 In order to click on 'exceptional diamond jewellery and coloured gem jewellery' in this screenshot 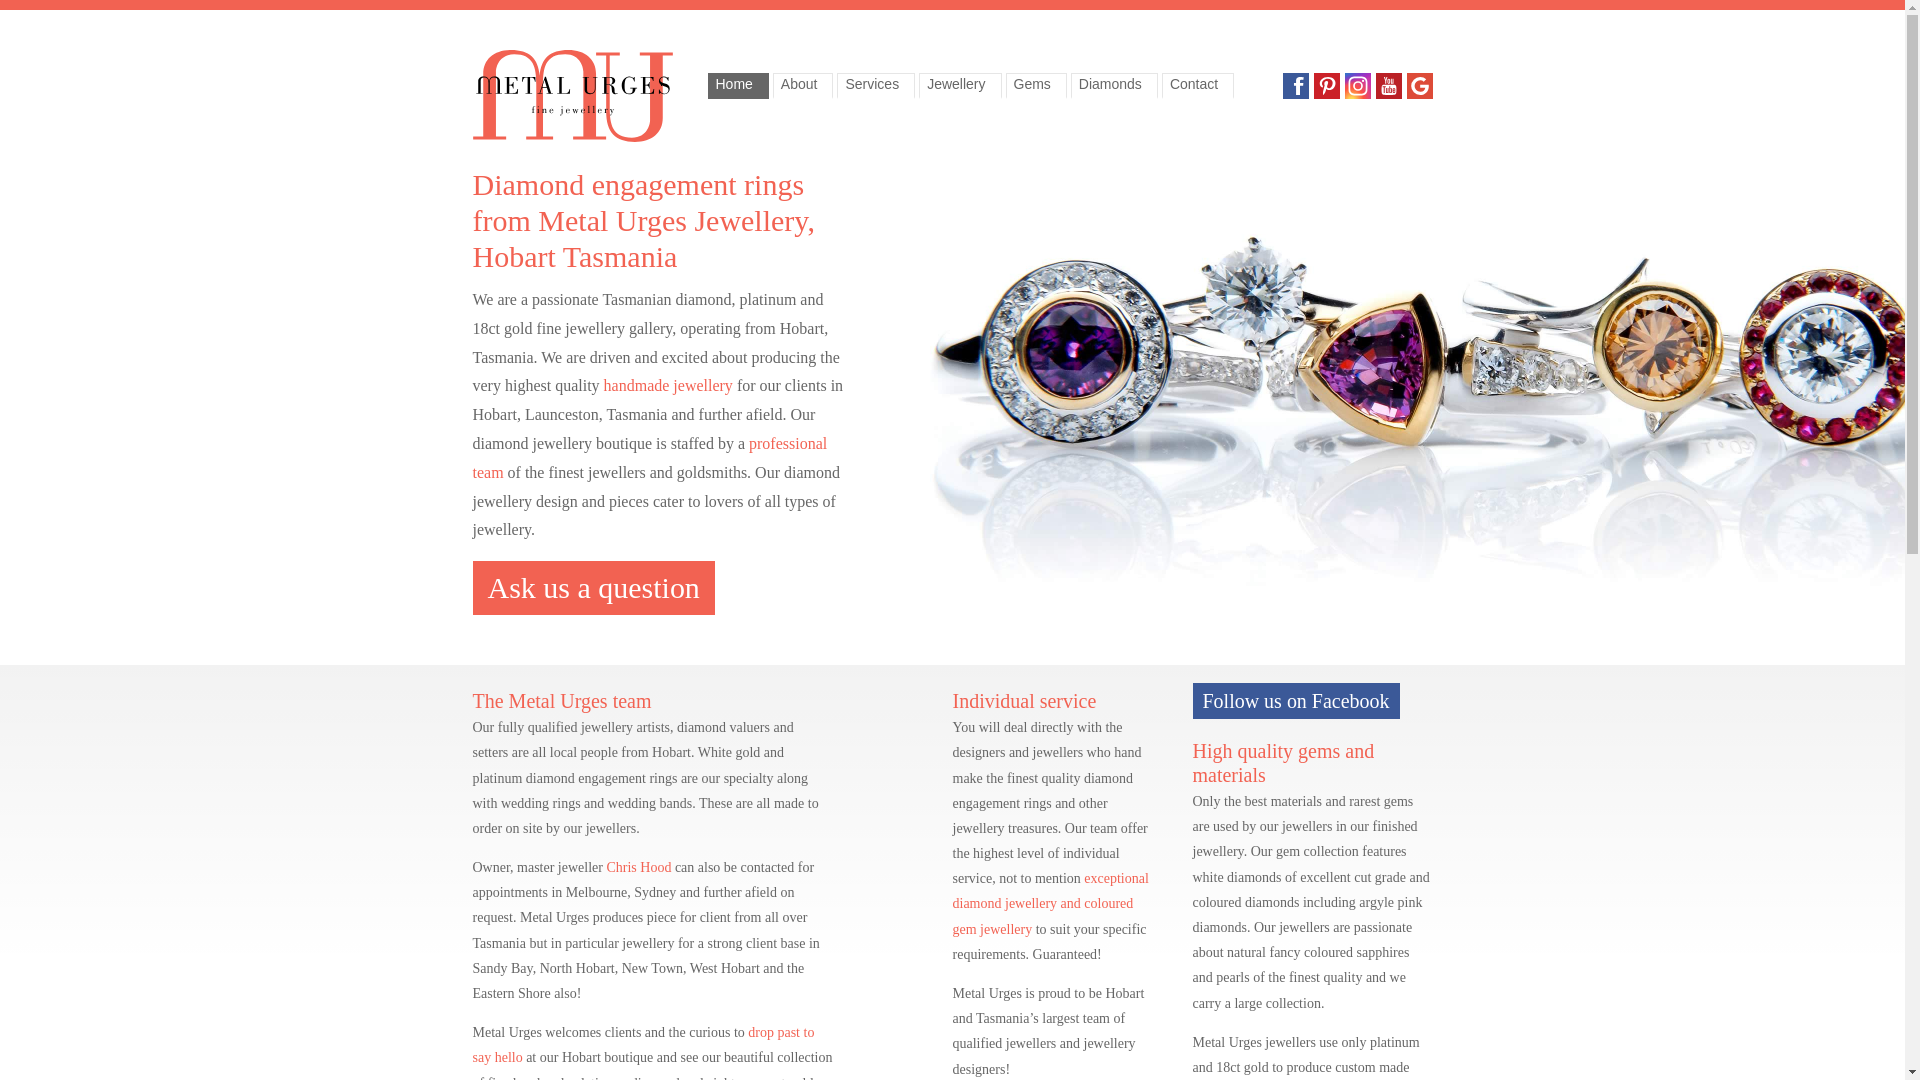, I will do `click(1049, 903)`.